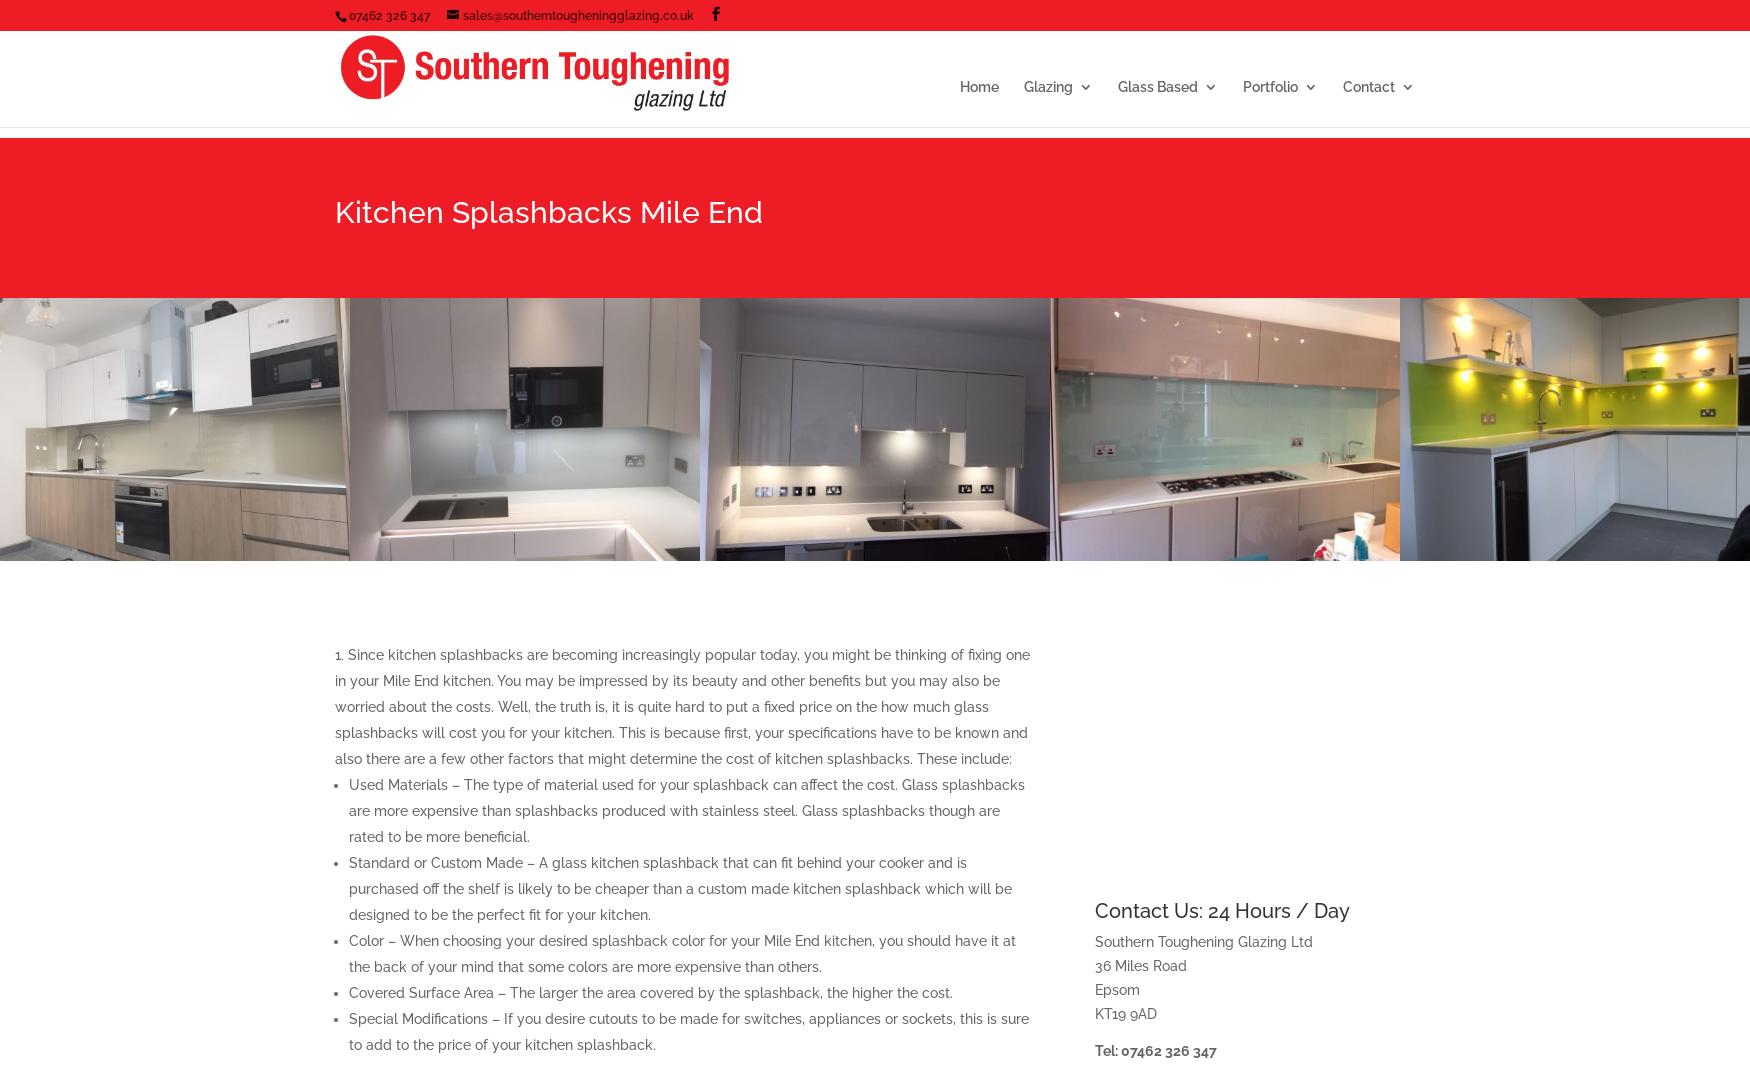 The image size is (1750, 1073). Describe the element at coordinates (1281, 368) in the screenshot. I see `'Exterior Glass'` at that location.